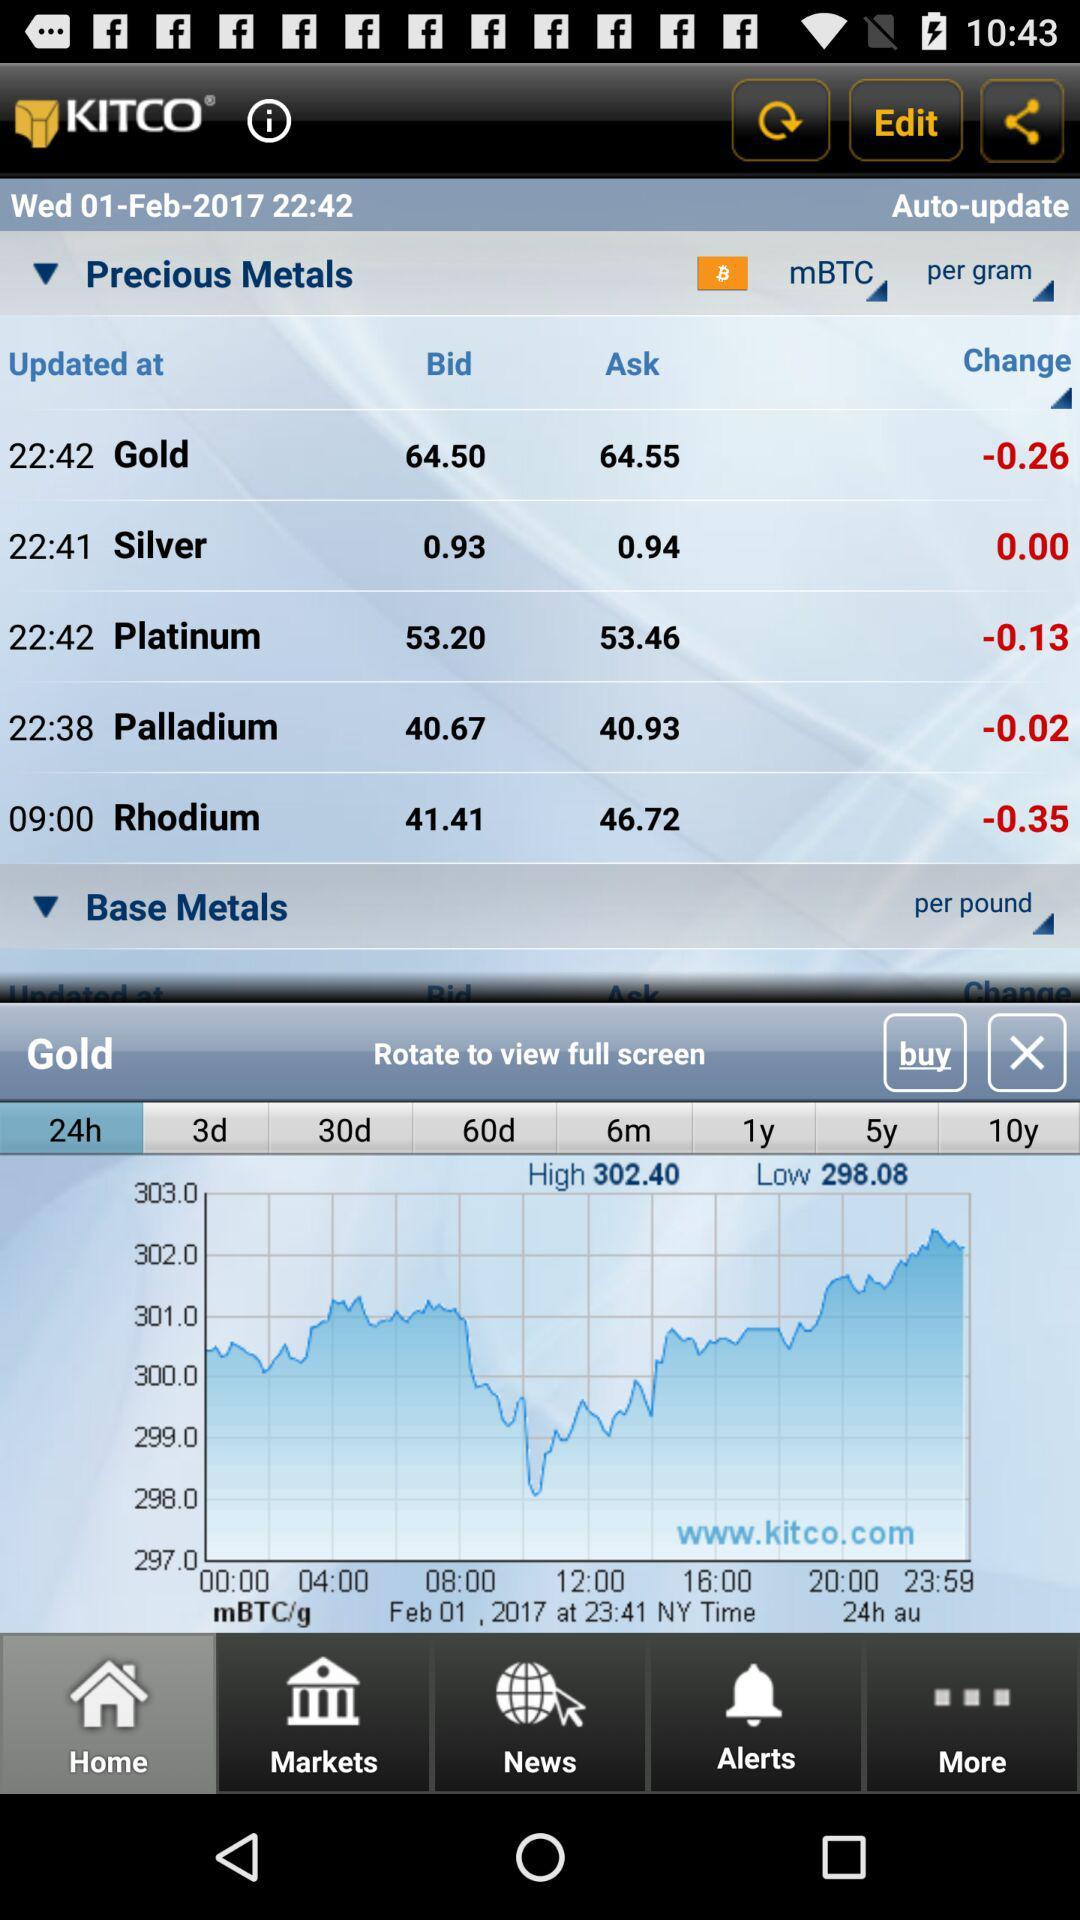 This screenshot has height=1920, width=1080. I want to click on the button which is to the left of mbtc, so click(723, 272).